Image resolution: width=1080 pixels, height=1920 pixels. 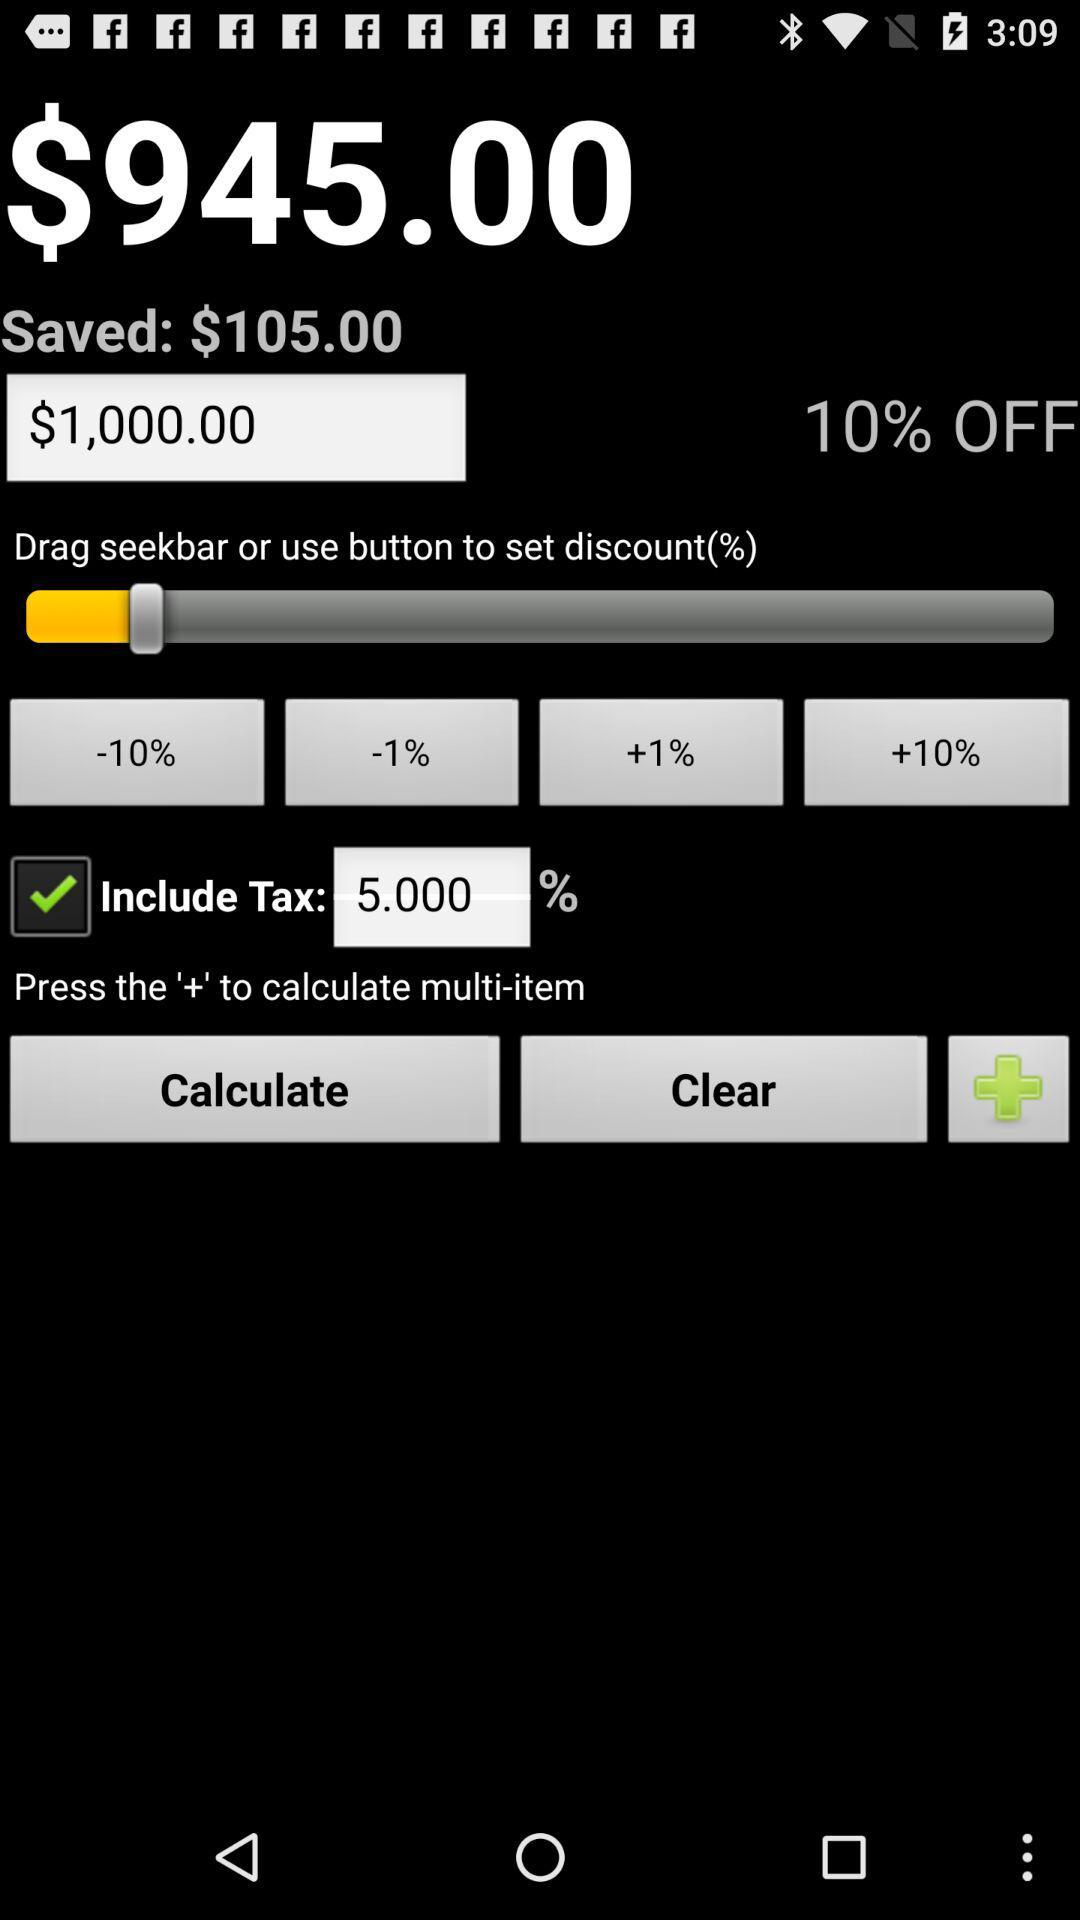 I want to click on clear, so click(x=724, y=1093).